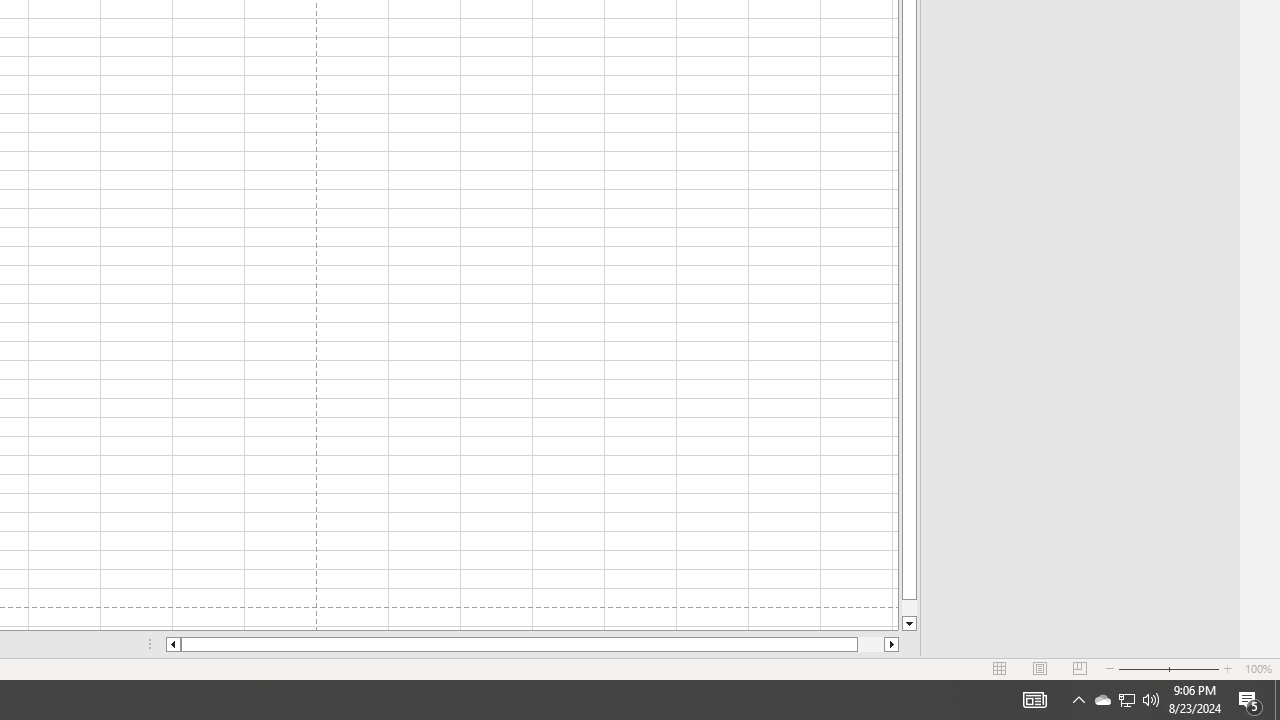 The width and height of the screenshot is (1280, 720). Describe the element at coordinates (908, 623) in the screenshot. I see `'Line down'` at that location.